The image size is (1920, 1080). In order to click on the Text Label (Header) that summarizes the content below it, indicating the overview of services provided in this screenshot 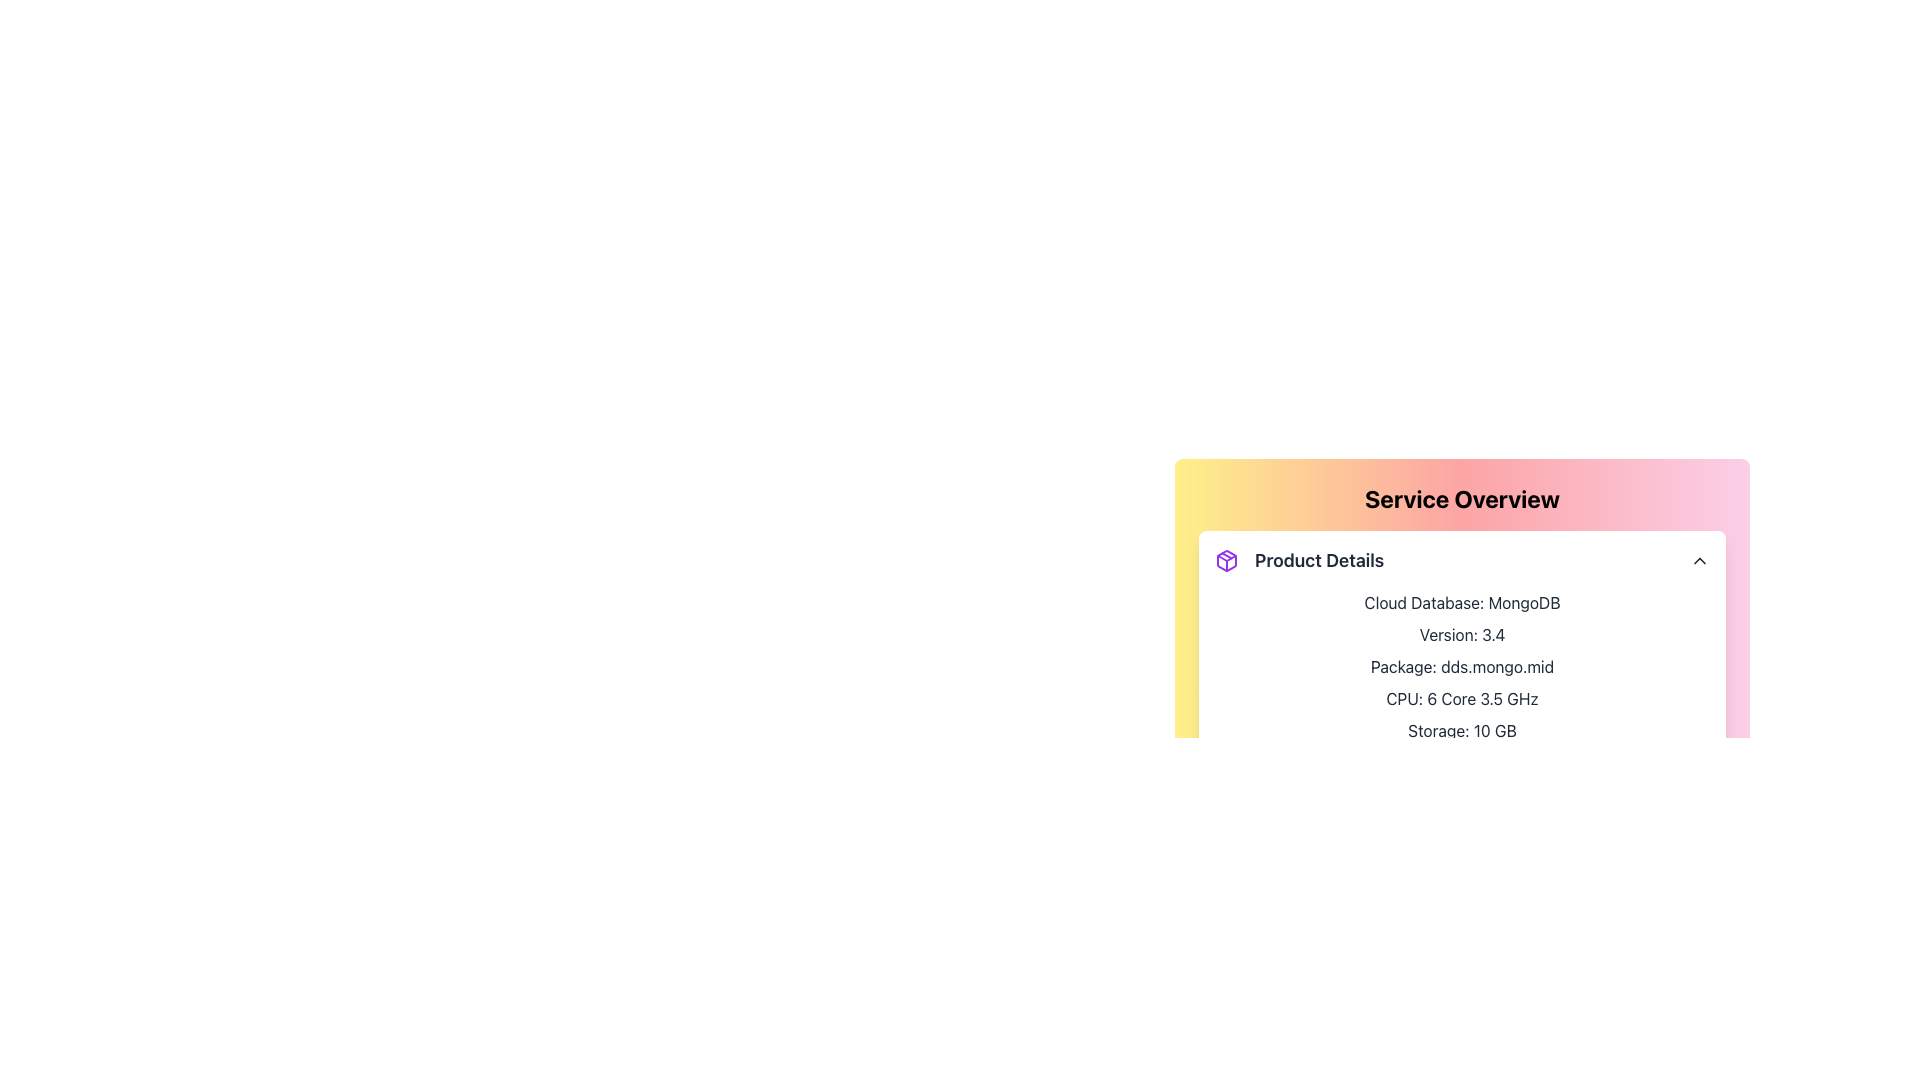, I will do `click(1462, 497)`.